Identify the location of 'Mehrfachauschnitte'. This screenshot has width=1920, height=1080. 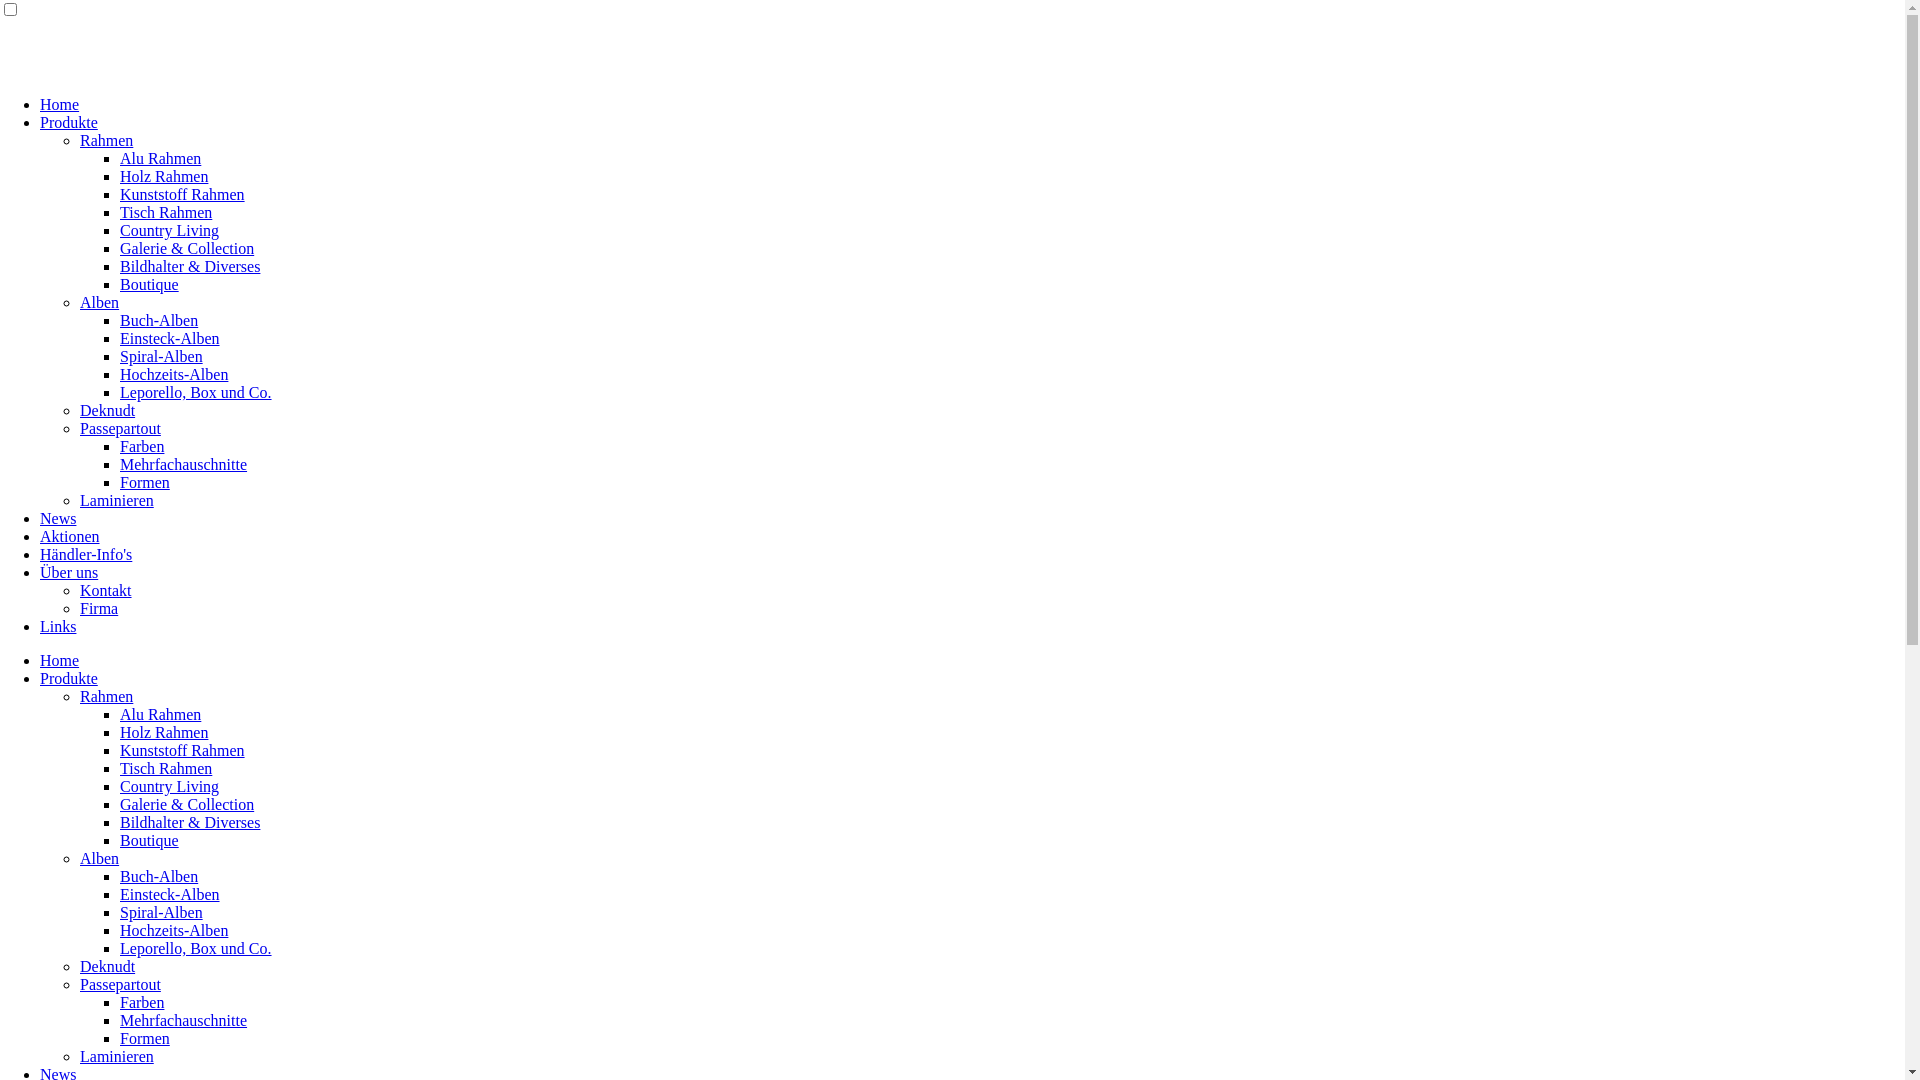
(183, 464).